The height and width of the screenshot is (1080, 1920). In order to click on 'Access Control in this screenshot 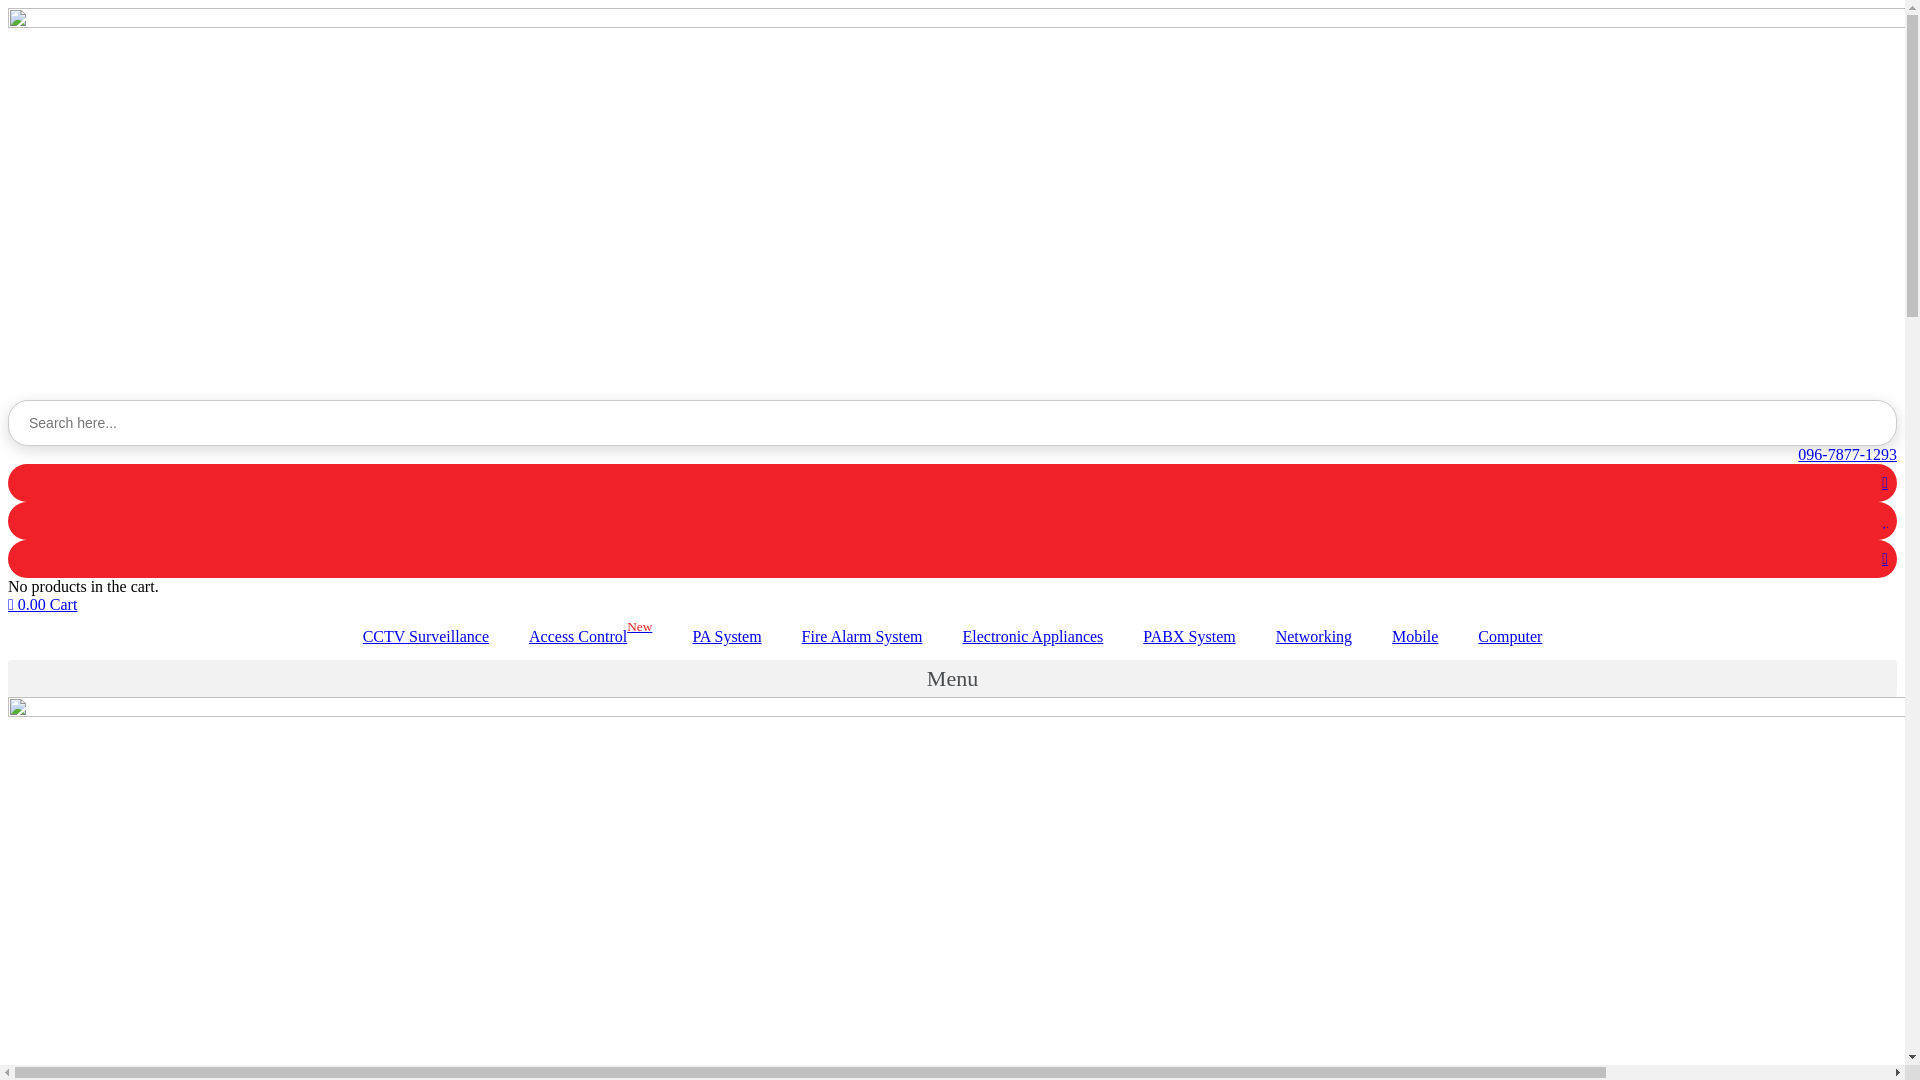, I will do `click(589, 636)`.